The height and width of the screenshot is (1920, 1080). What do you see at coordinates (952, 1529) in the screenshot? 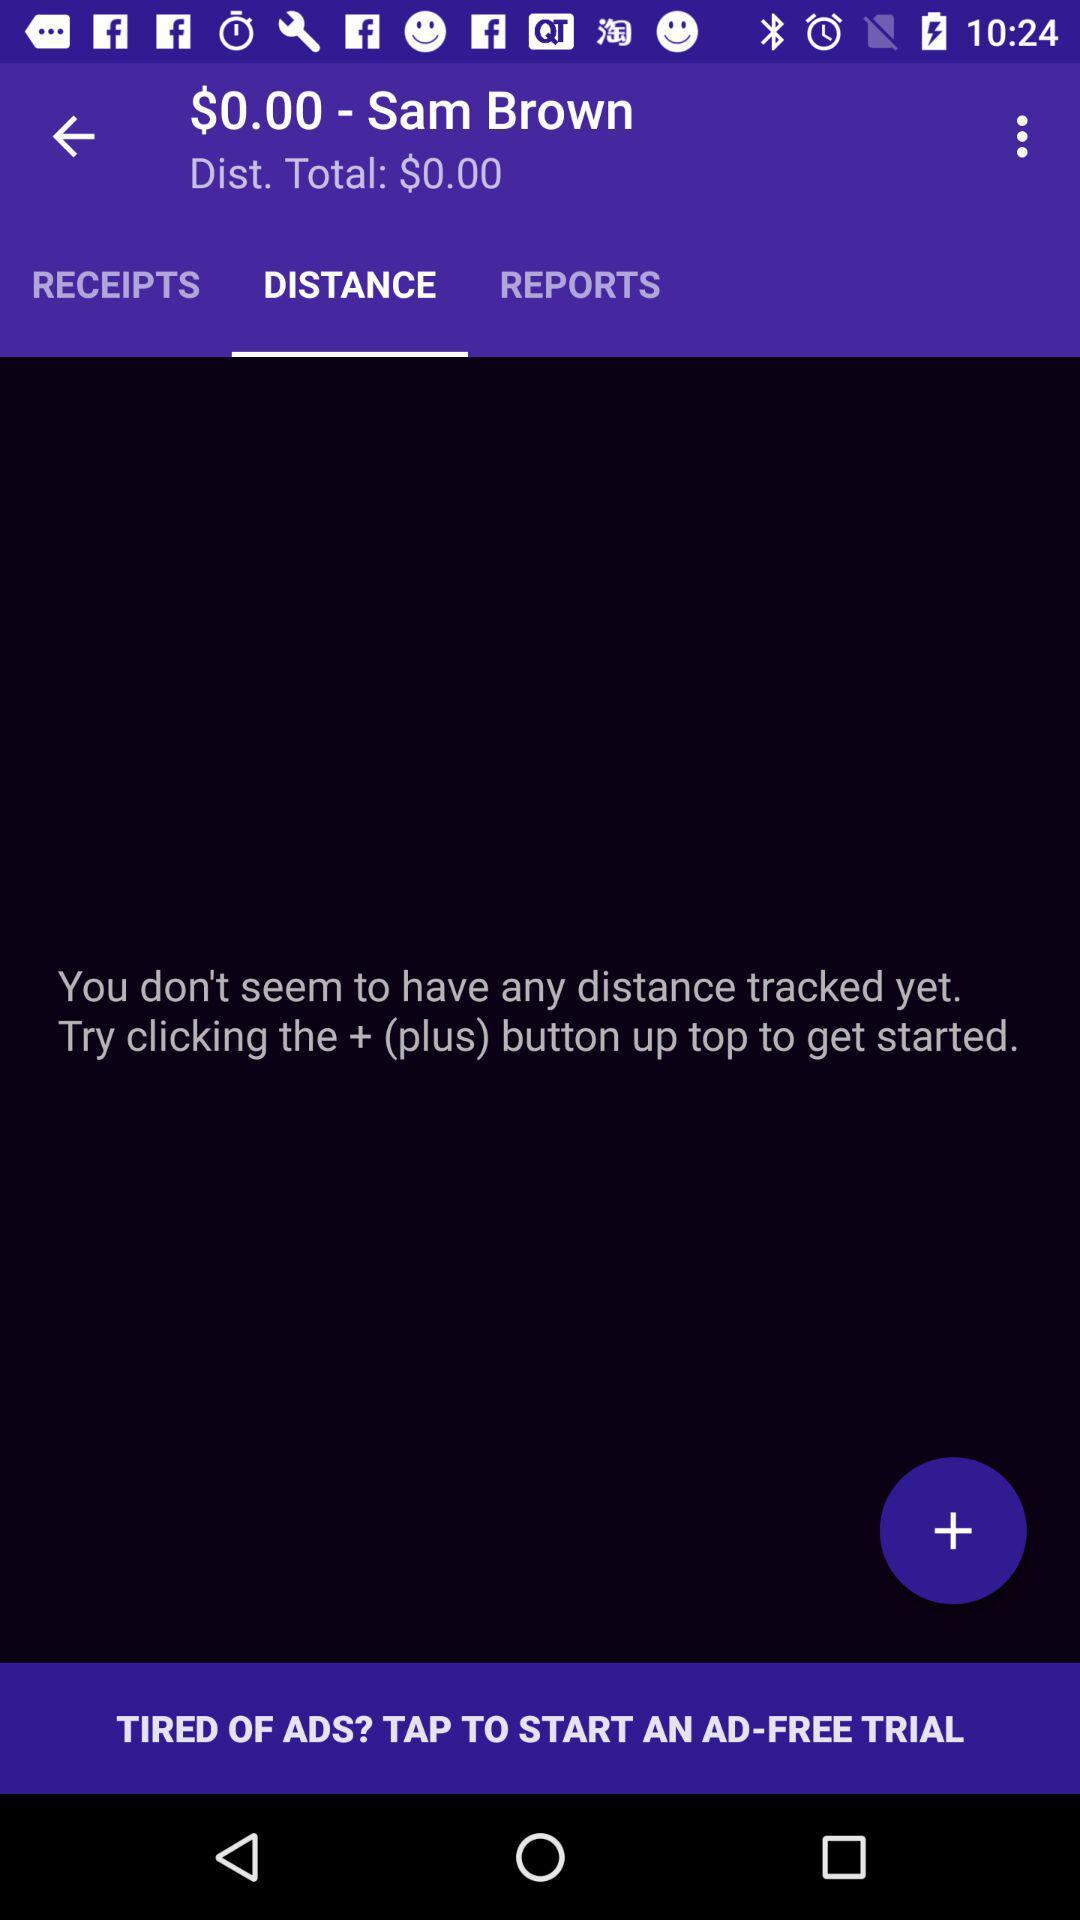
I see `distance` at bounding box center [952, 1529].